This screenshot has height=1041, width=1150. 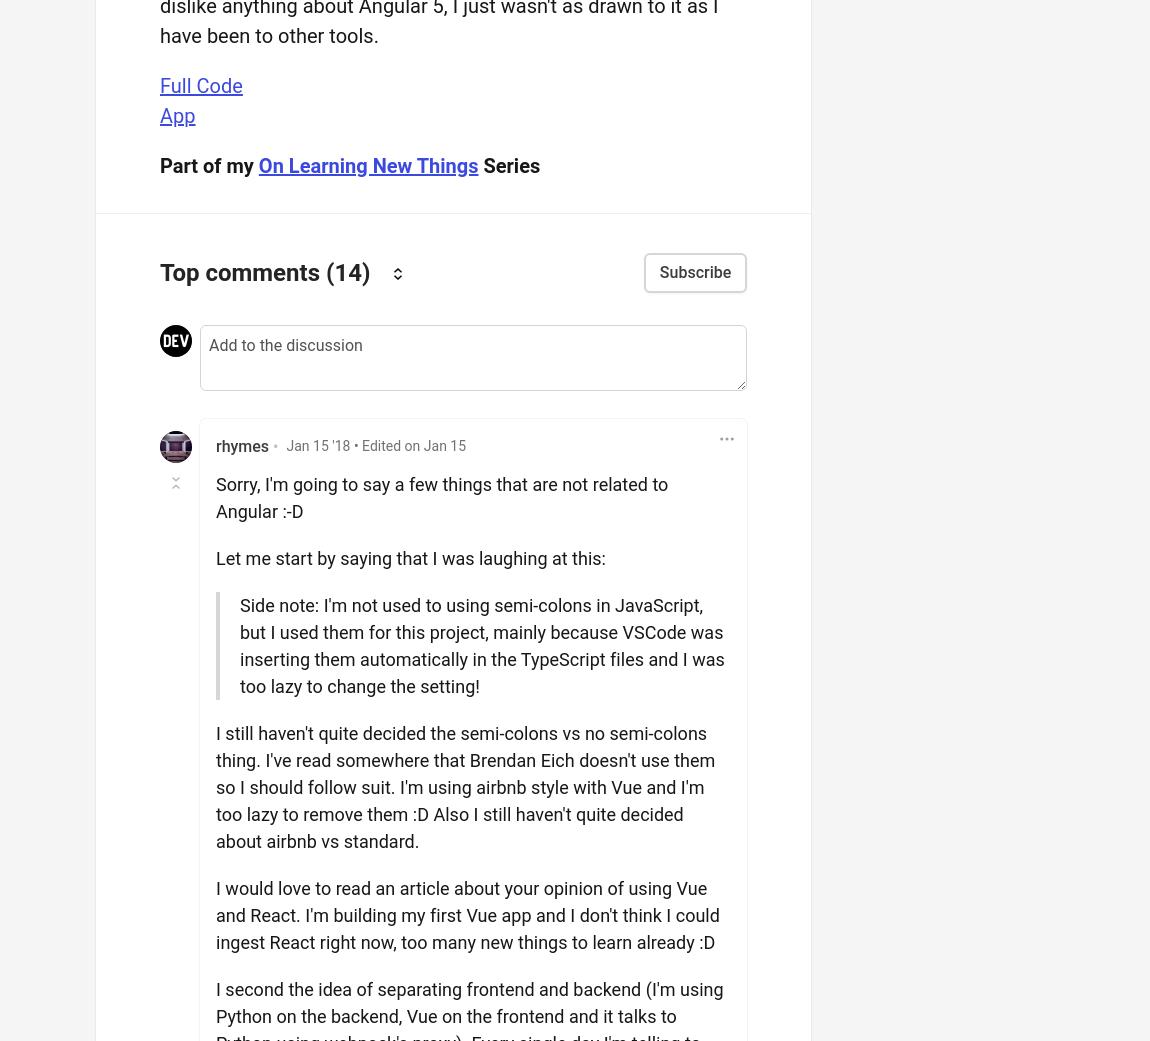 What do you see at coordinates (467, 913) in the screenshot?
I see `'I would love to read an article about your opinion of using Vue and React. I'm building my first Vue app and I don't think I could ingest React right now, too many new things to learn already :D'` at bounding box center [467, 913].